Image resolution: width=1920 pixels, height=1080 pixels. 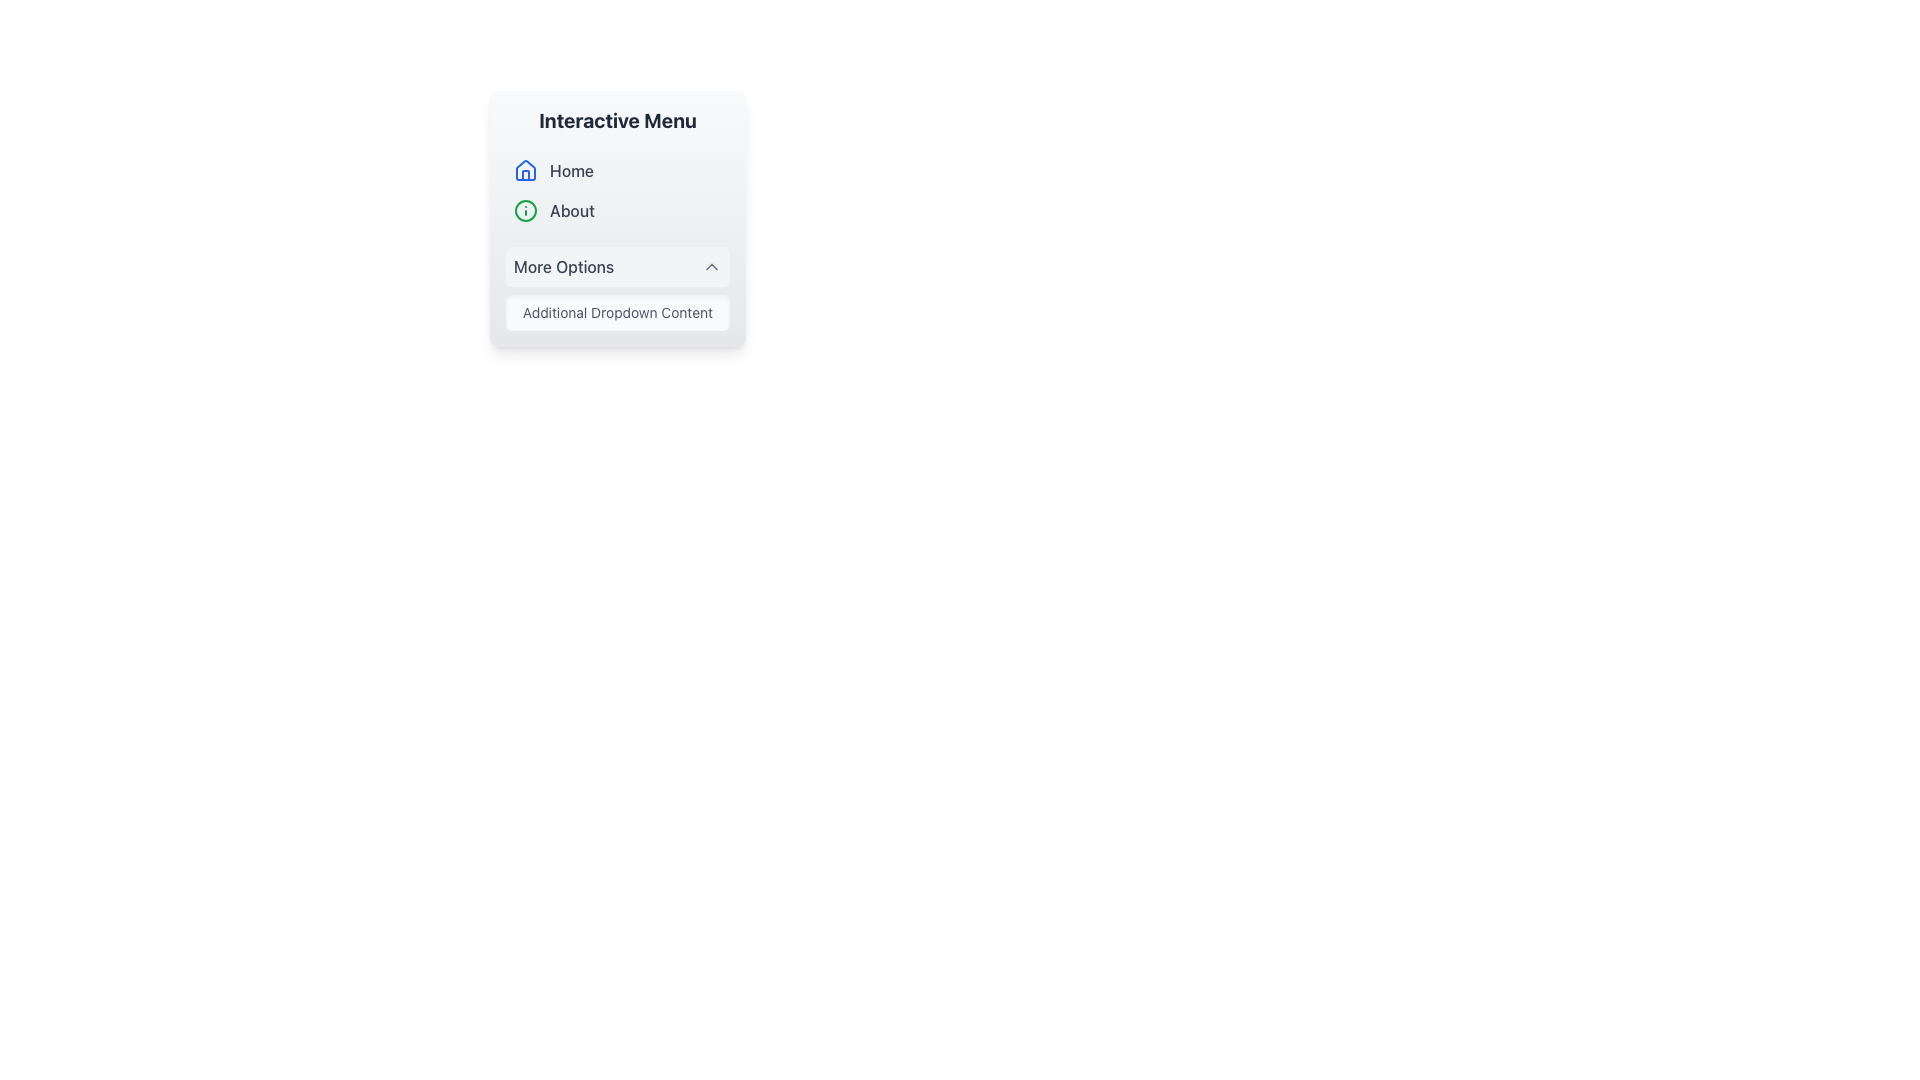 I want to click on the second menu item in the vertical stack, which serves as a navigation link to the 'About' section of the application, so click(x=617, y=211).